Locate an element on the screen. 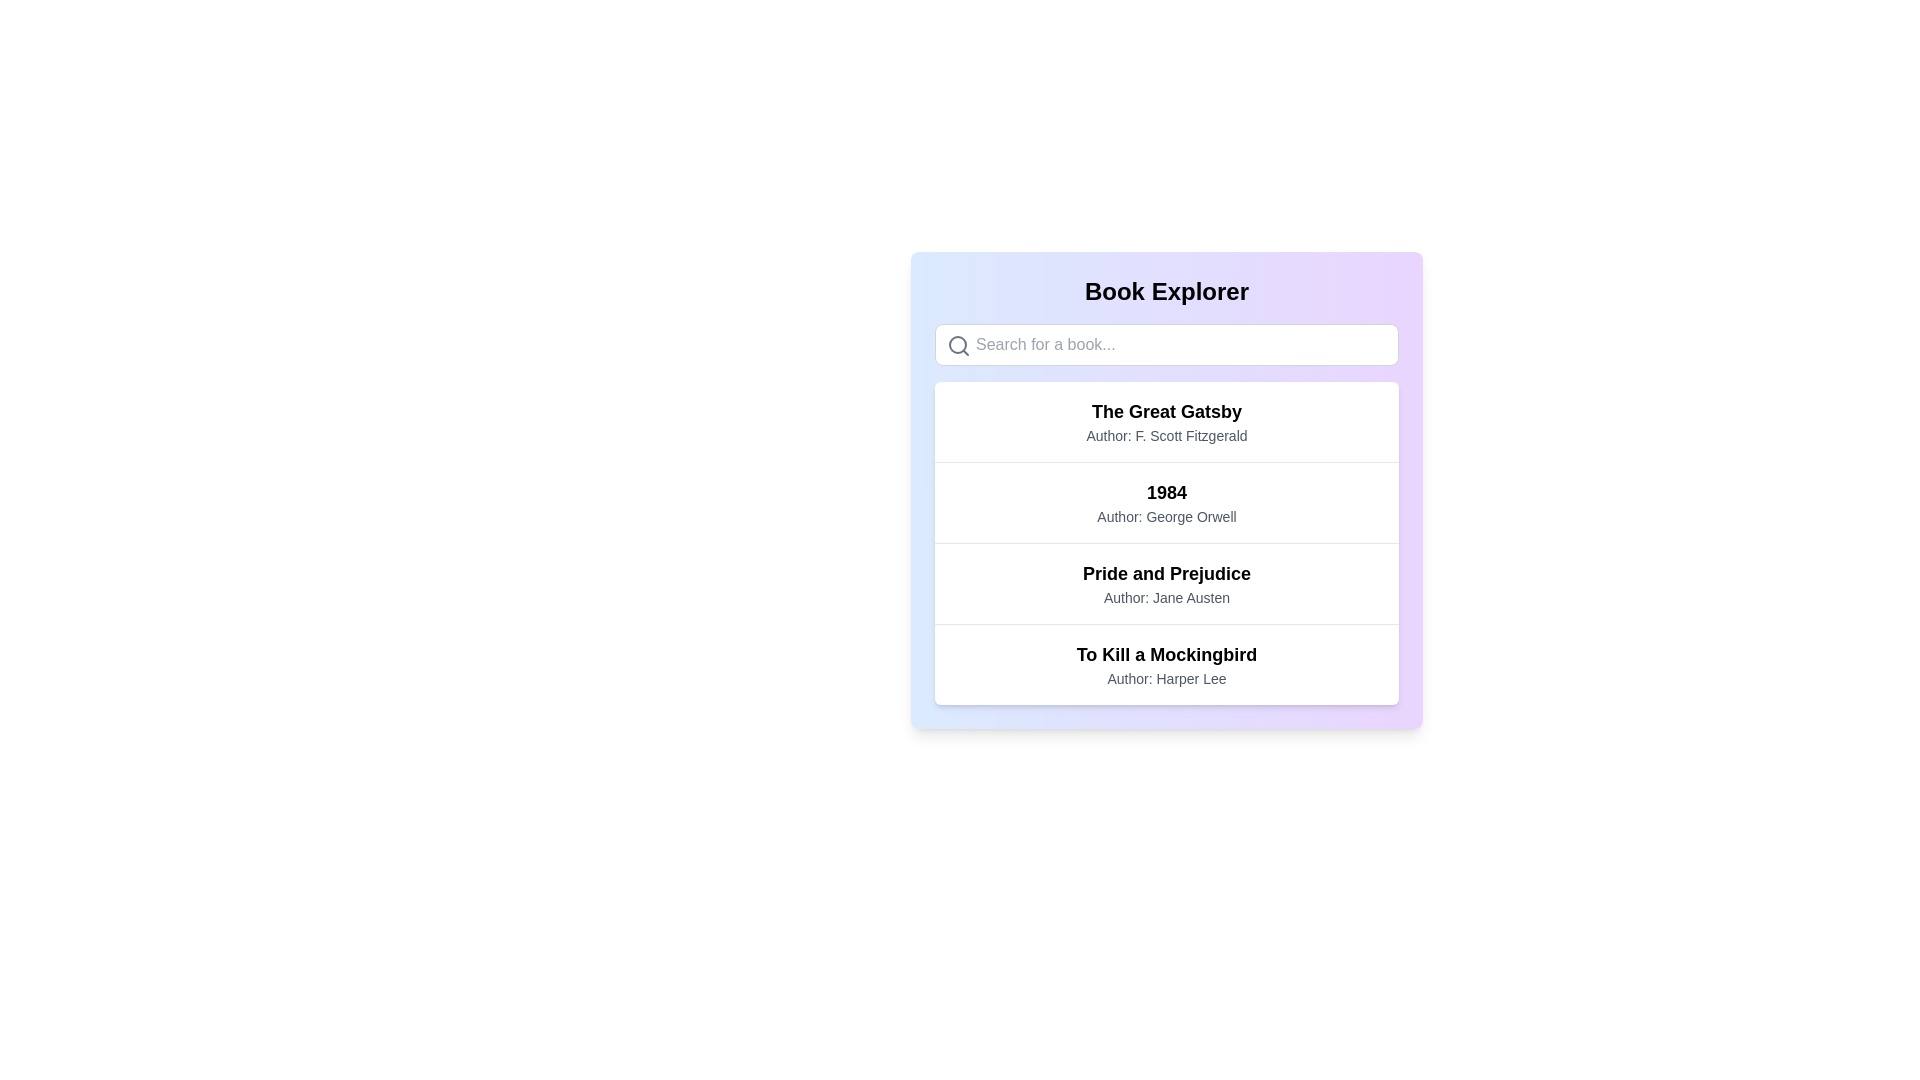 The image size is (1920, 1080). the gray magnifying glass icon located to the left of the 'Search for a book...' placeholder in the search bar to initiate a search is located at coordinates (958, 345).